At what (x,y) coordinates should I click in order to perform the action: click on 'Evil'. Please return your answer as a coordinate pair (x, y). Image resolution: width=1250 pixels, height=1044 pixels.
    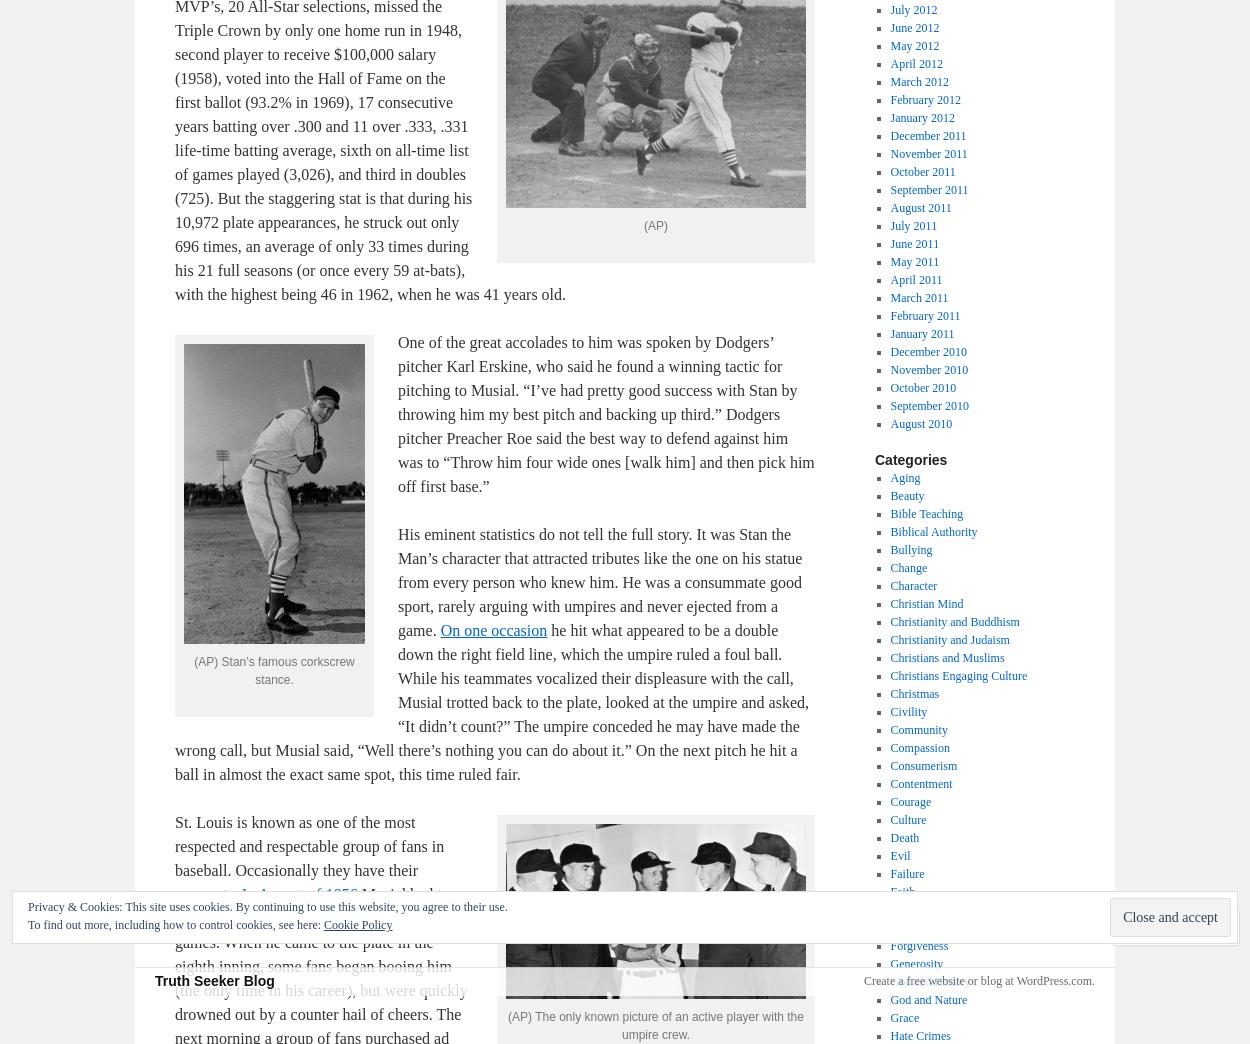
    Looking at the image, I should click on (900, 855).